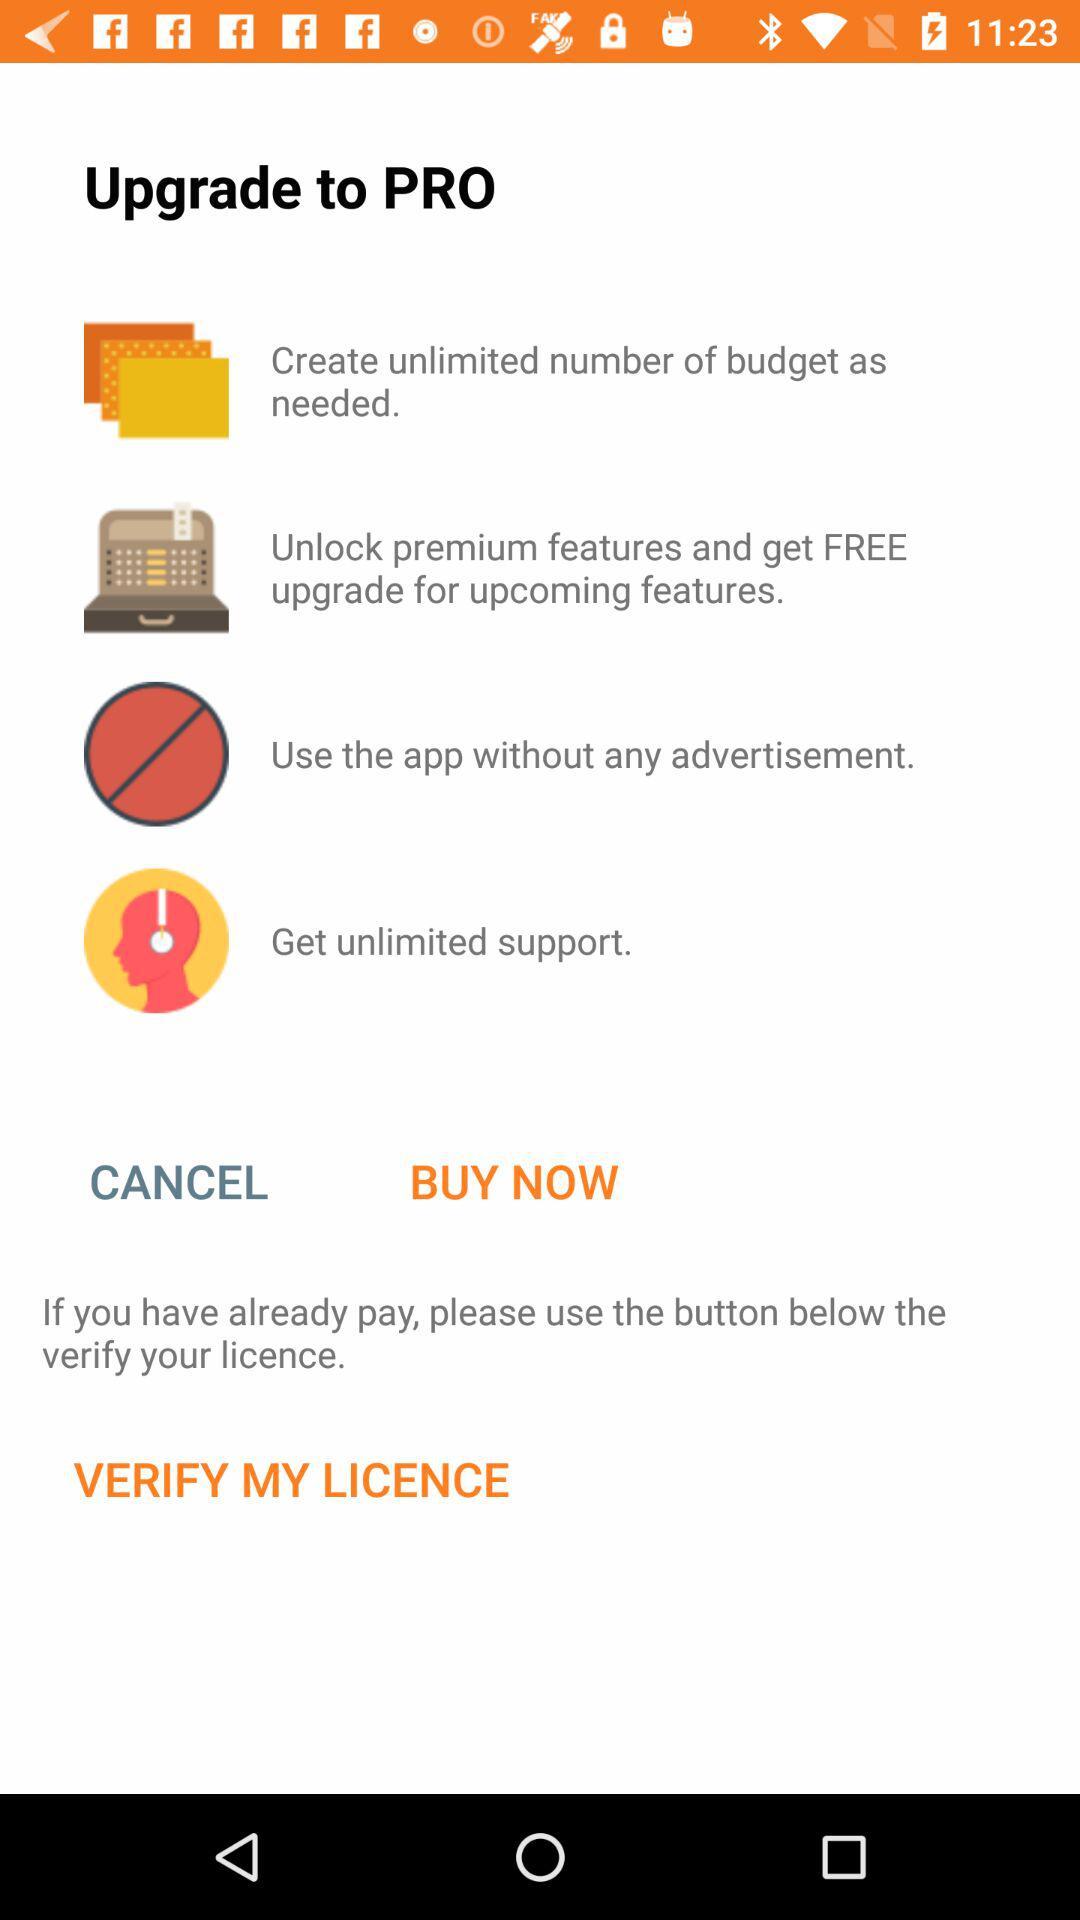  Describe the element at coordinates (199, 1181) in the screenshot. I see `cancel` at that location.